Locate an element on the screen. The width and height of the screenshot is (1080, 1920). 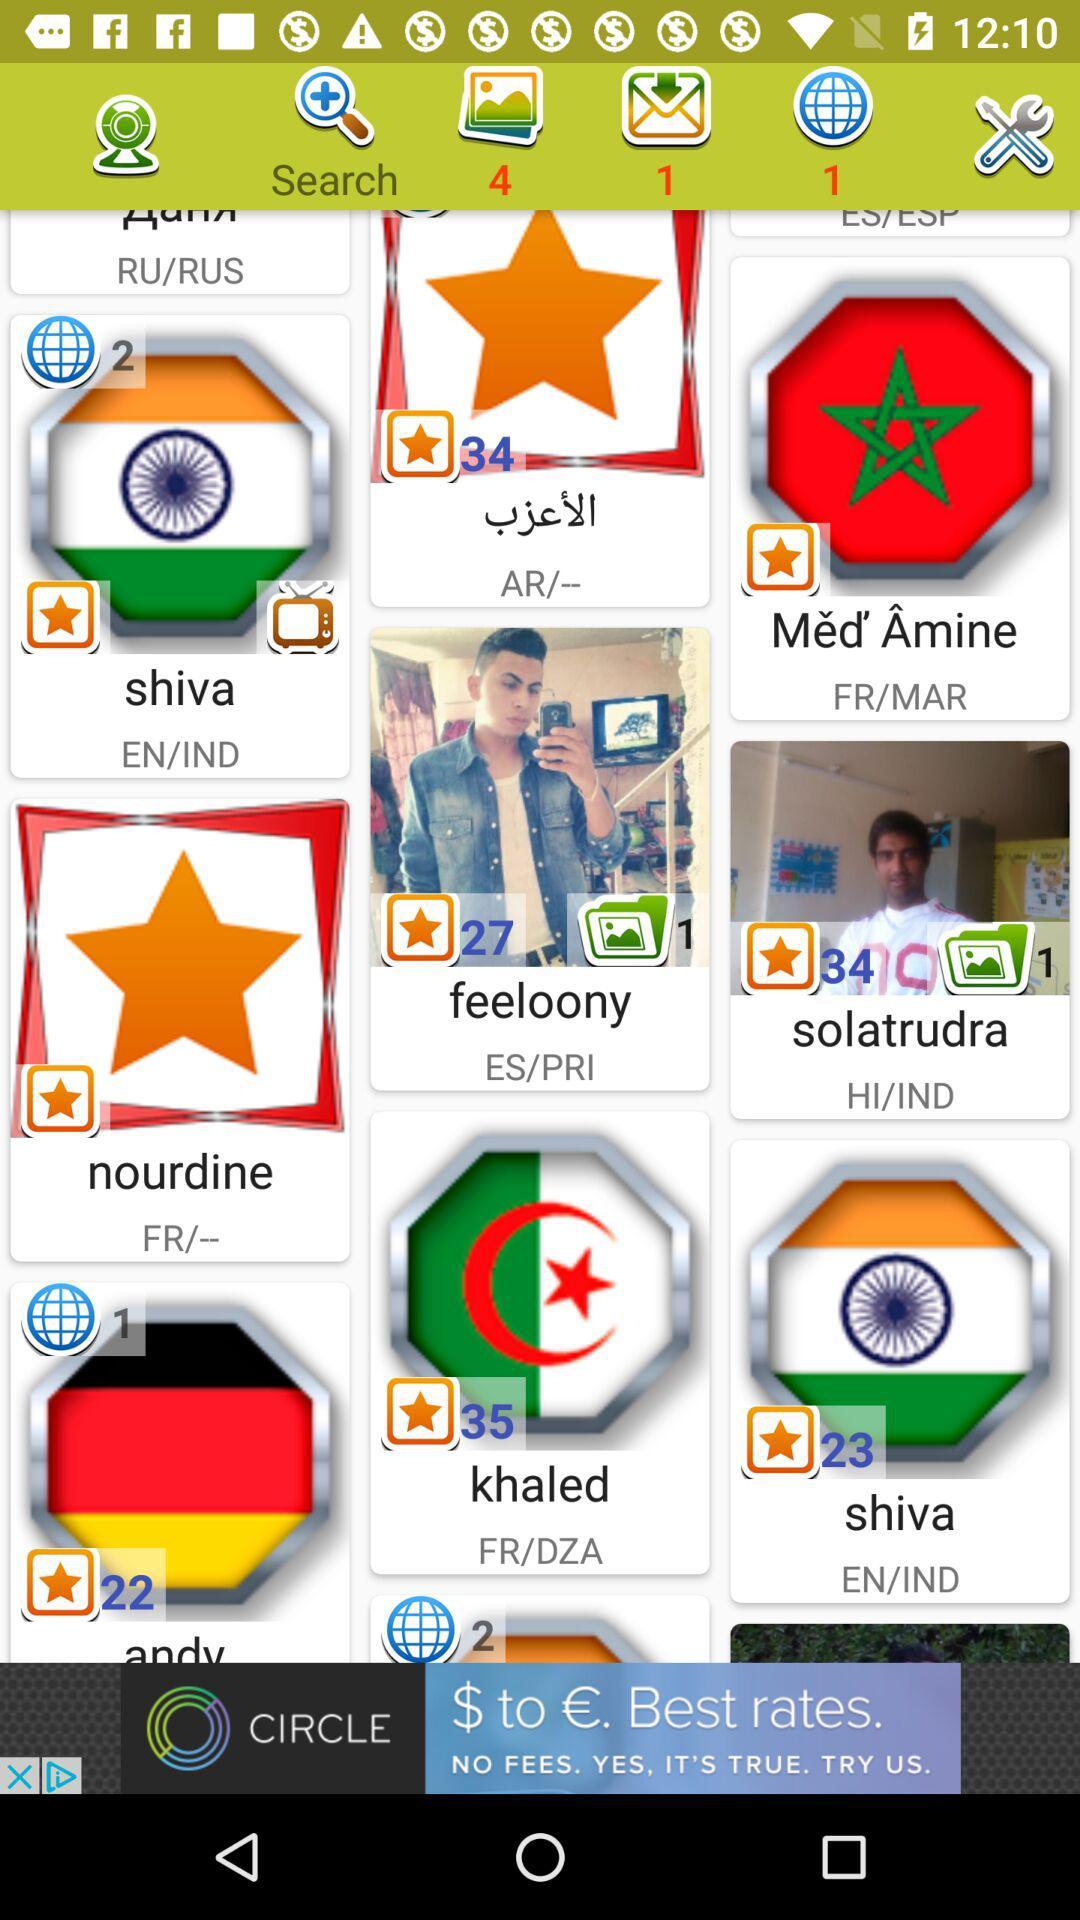
photo for solatrudra 's profile is located at coordinates (898, 868).